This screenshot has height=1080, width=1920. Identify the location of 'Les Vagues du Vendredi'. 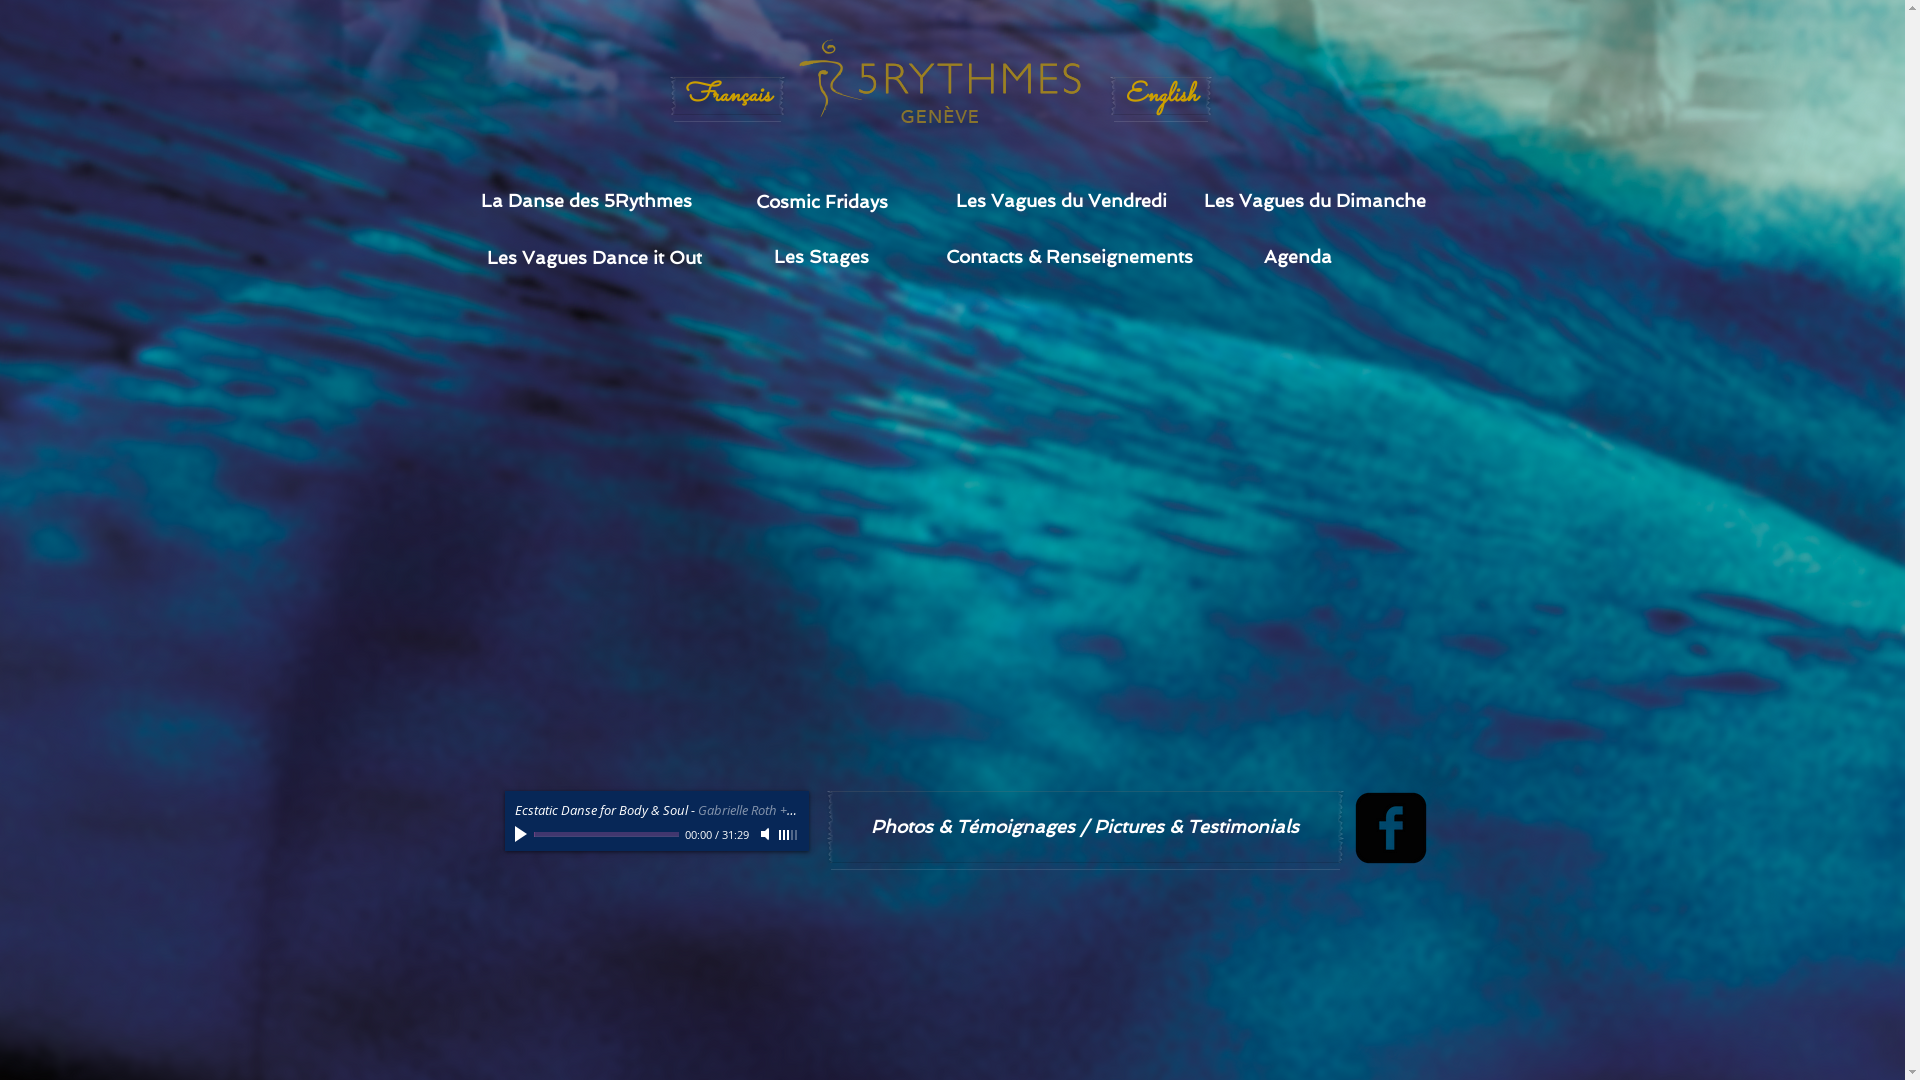
(1059, 200).